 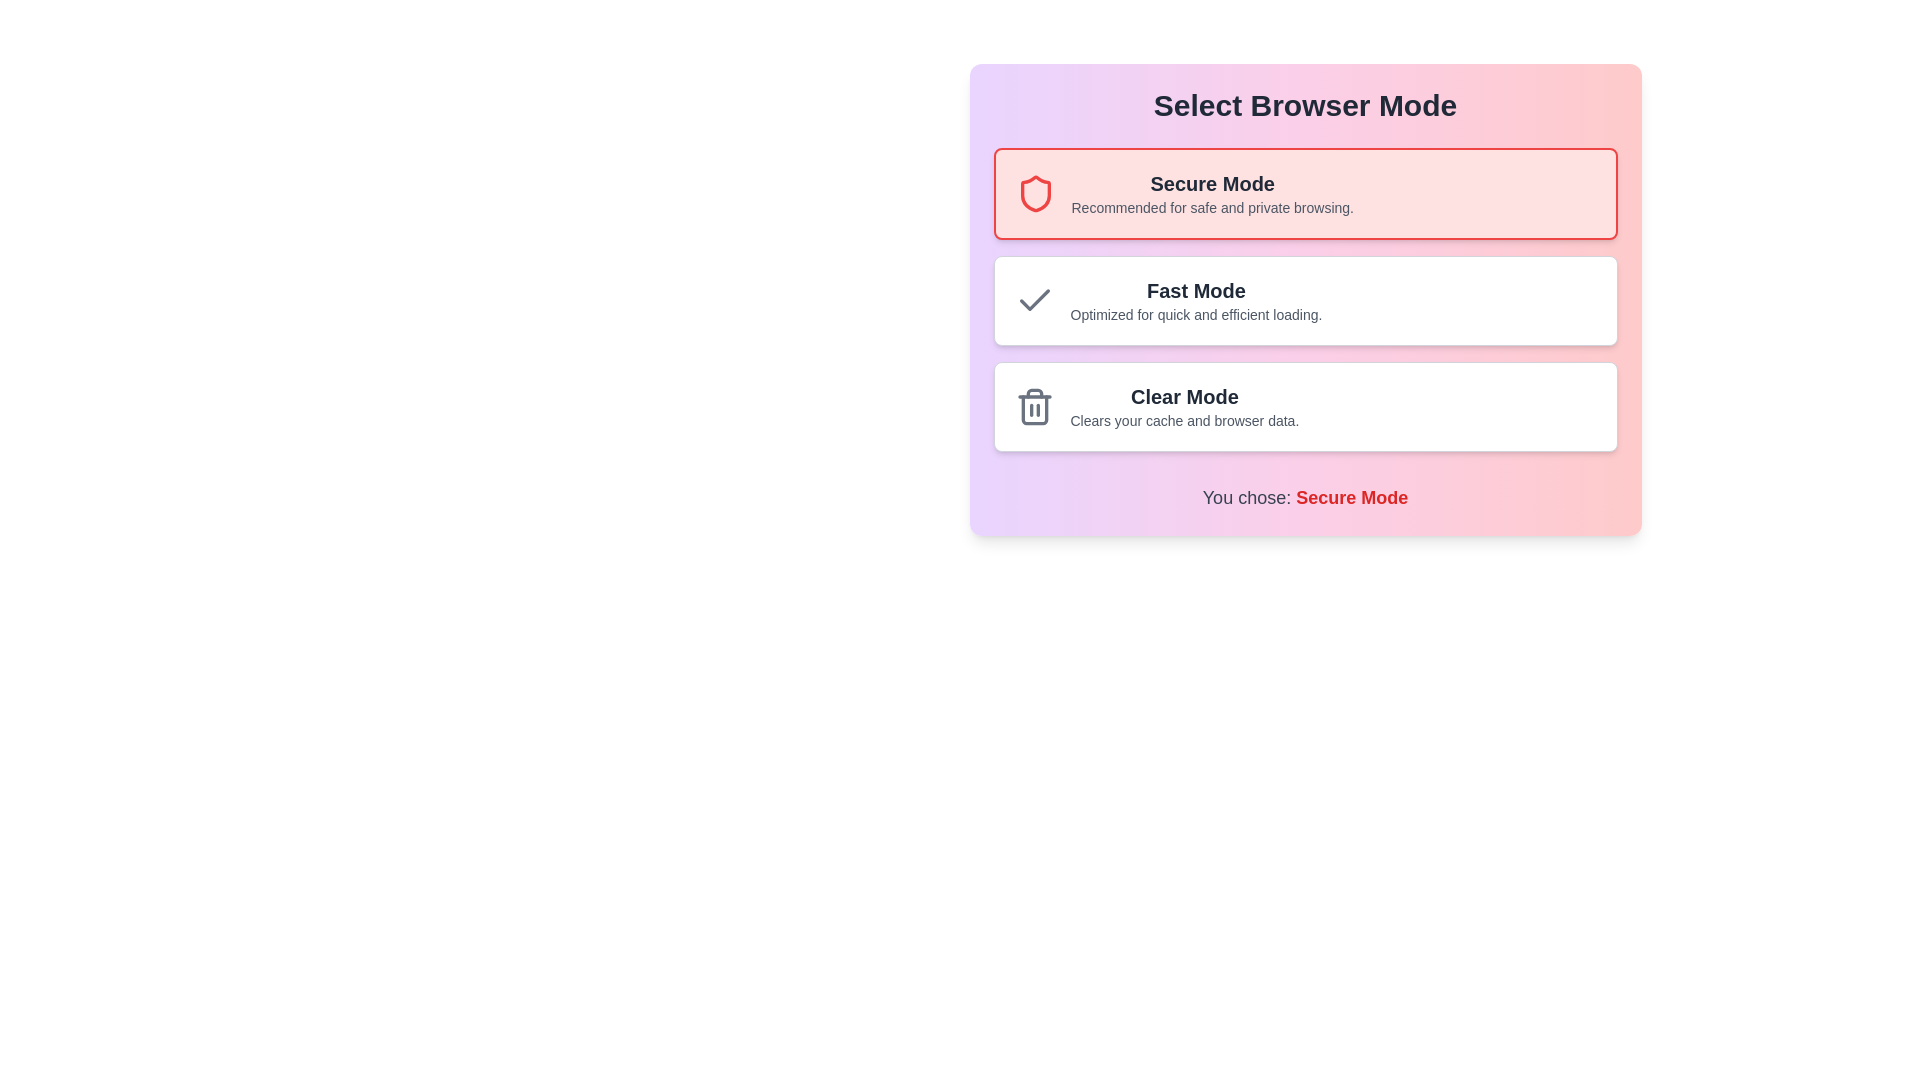 I want to click on the descriptive text reading 'Recommended for safe and private browsing.' which is positioned directly below the 'Secure Mode' heading, so click(x=1211, y=208).